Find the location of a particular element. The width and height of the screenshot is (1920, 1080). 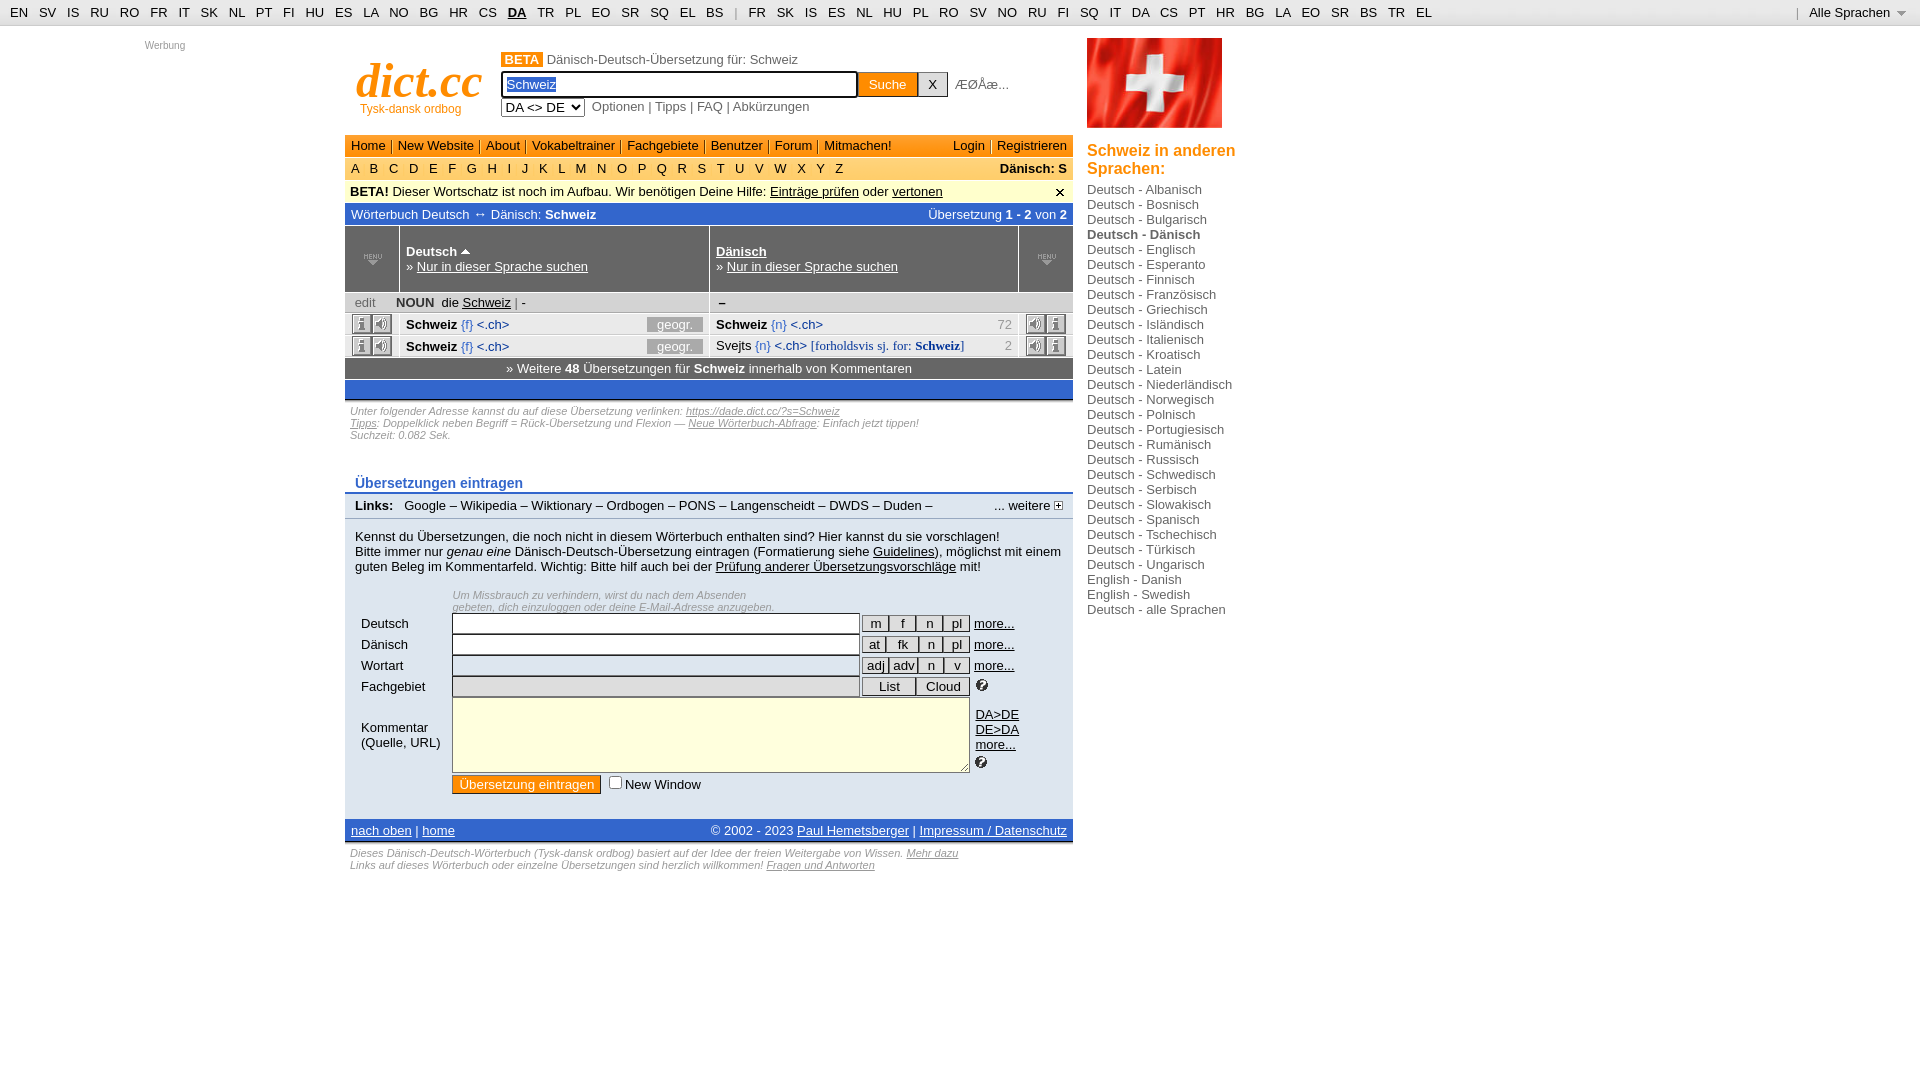

'Ordbogen' is located at coordinates (635, 504).